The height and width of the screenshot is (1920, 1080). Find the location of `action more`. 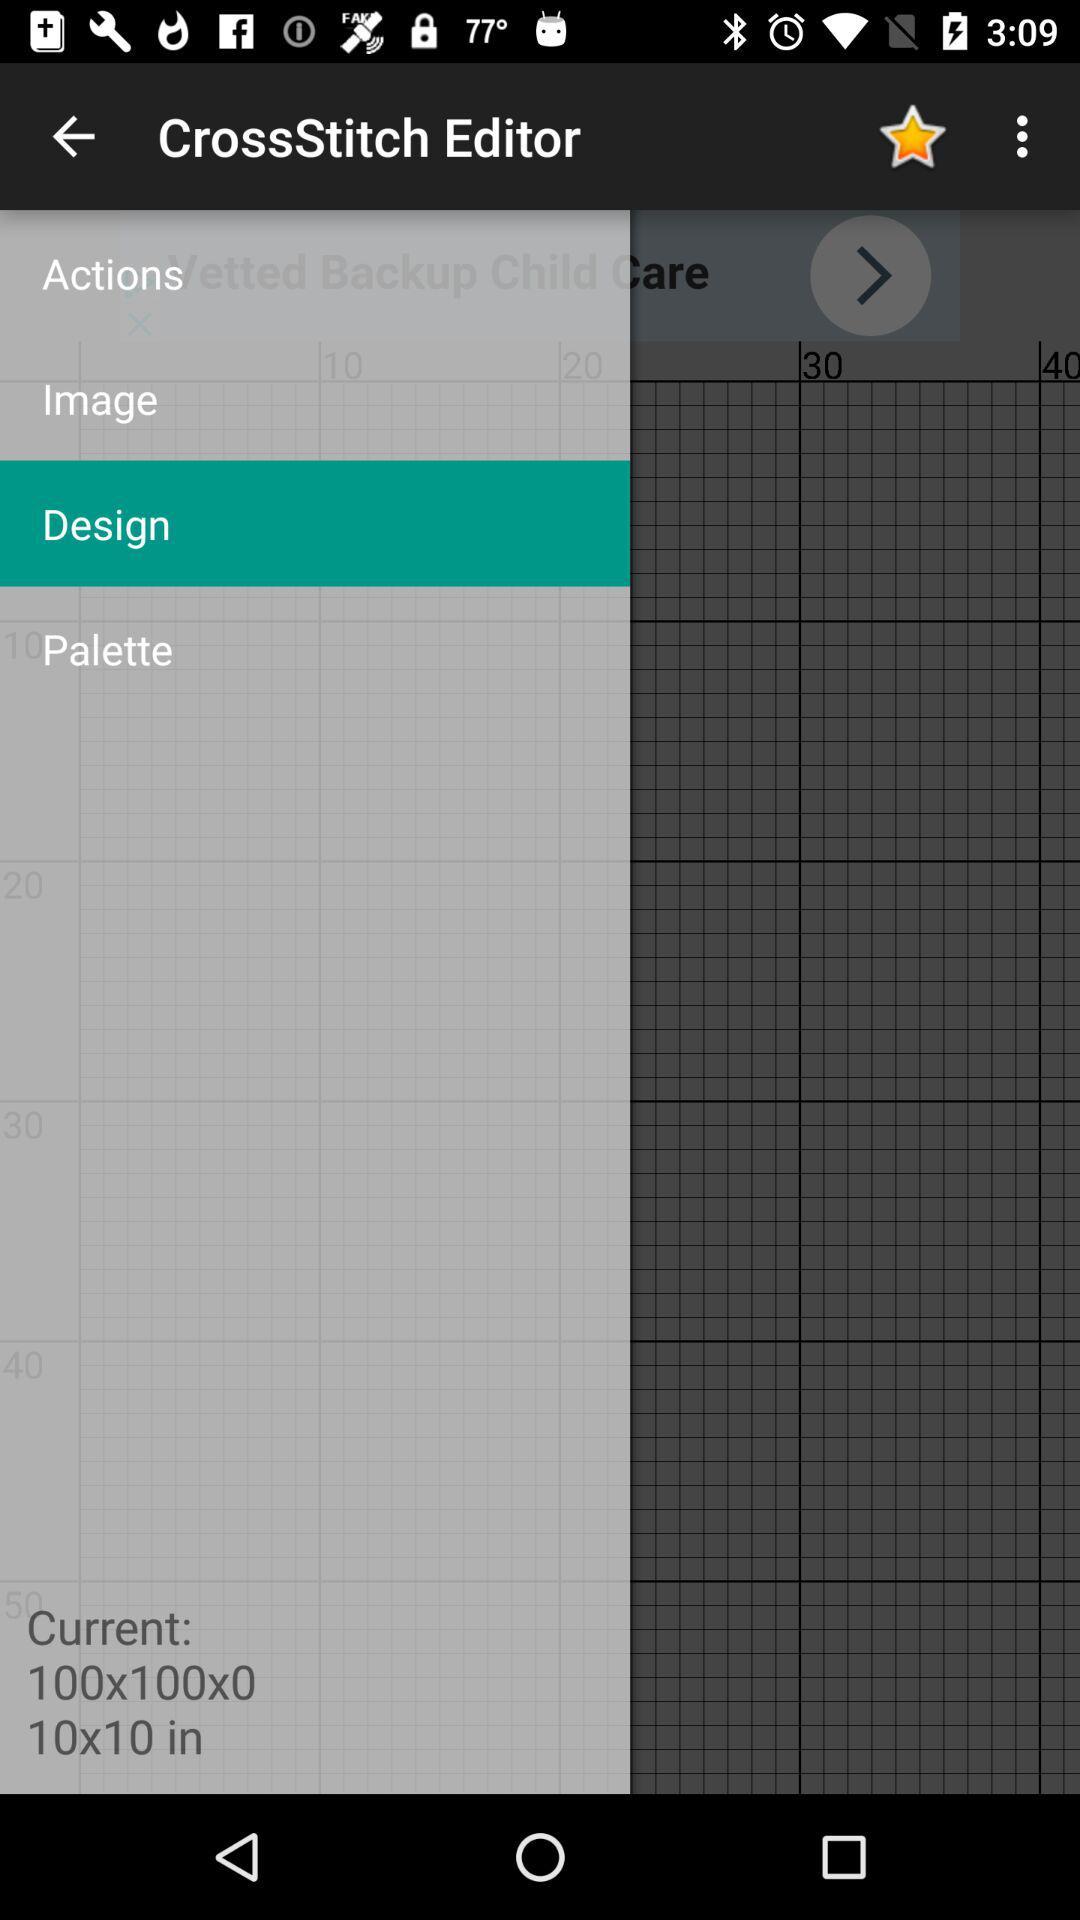

action more is located at coordinates (540, 274).